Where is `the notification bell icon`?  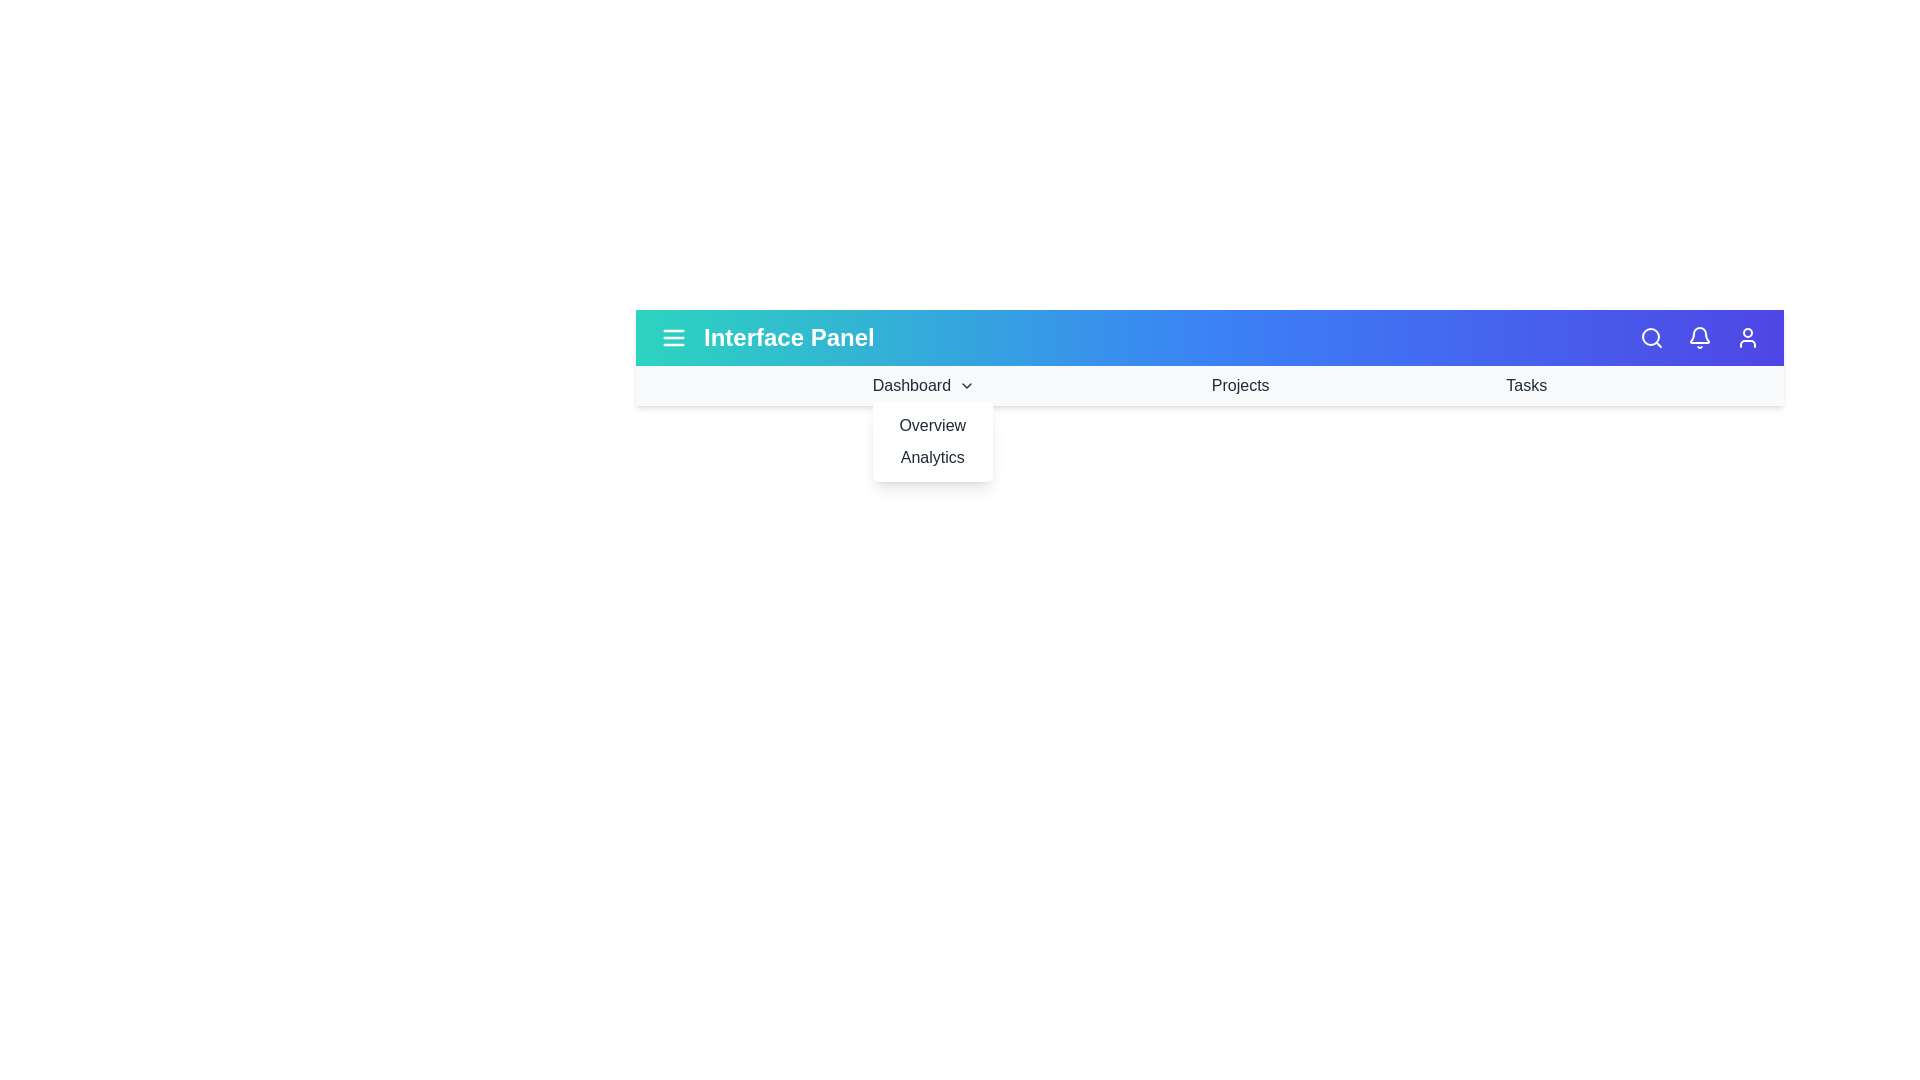
the notification bell icon is located at coordinates (1698, 337).